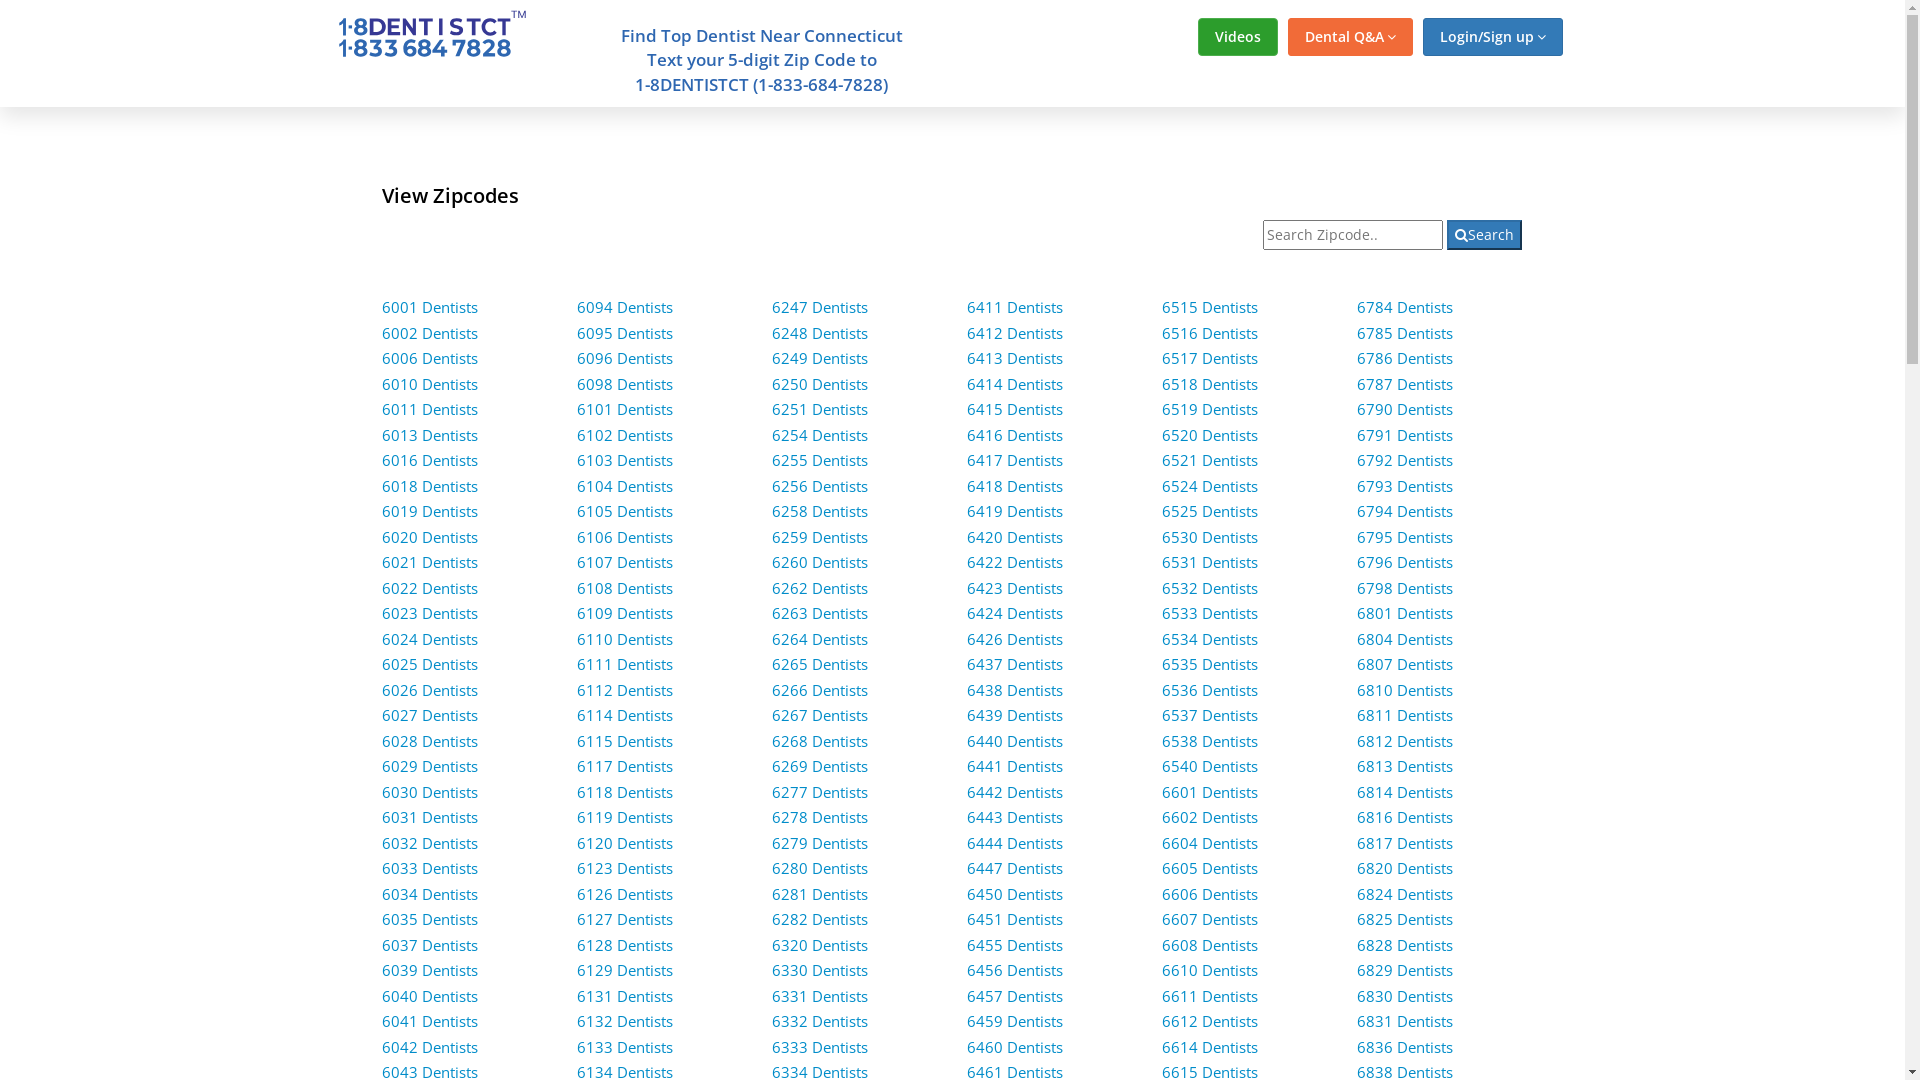 Image resolution: width=1920 pixels, height=1080 pixels. What do you see at coordinates (820, 307) in the screenshot?
I see `'6247 Dentists'` at bounding box center [820, 307].